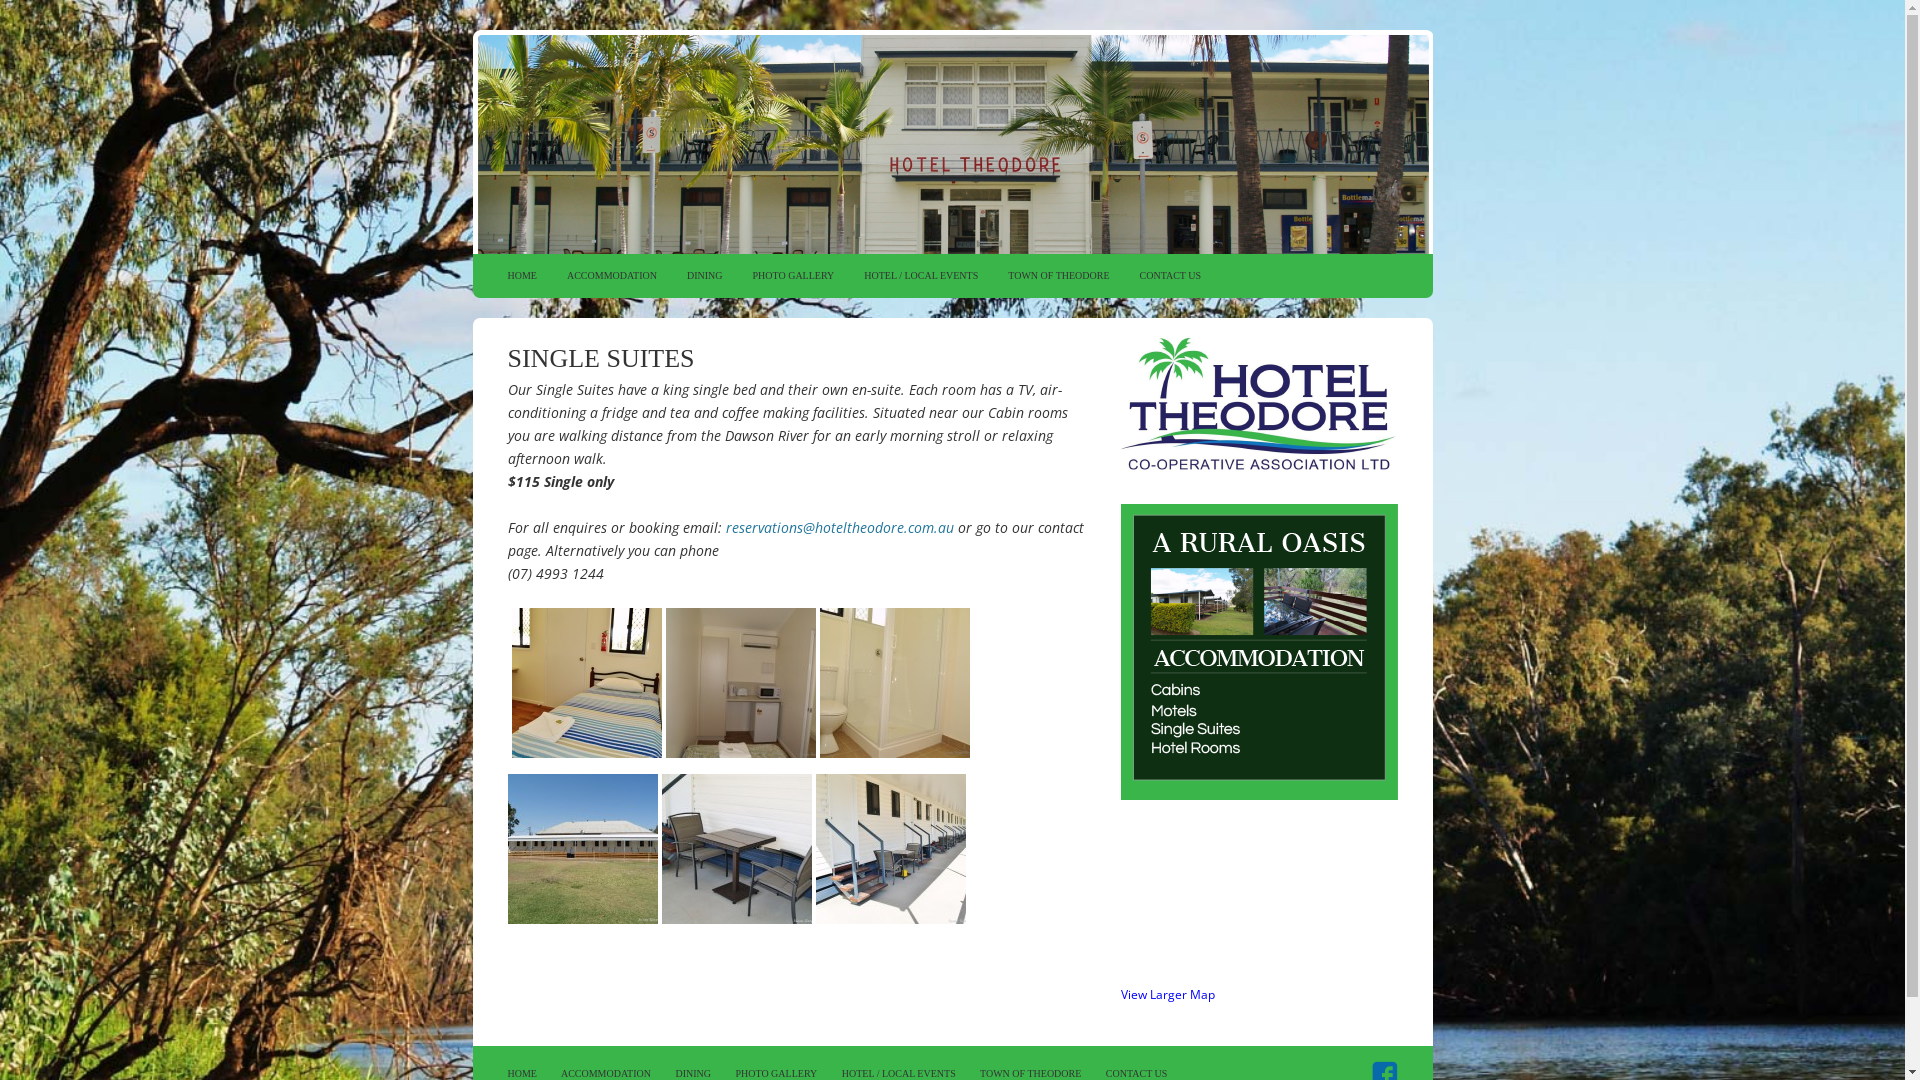 The width and height of the screenshot is (1920, 1080). Describe the element at coordinates (1124, 276) in the screenshot. I see `'CONTACT US'` at that location.